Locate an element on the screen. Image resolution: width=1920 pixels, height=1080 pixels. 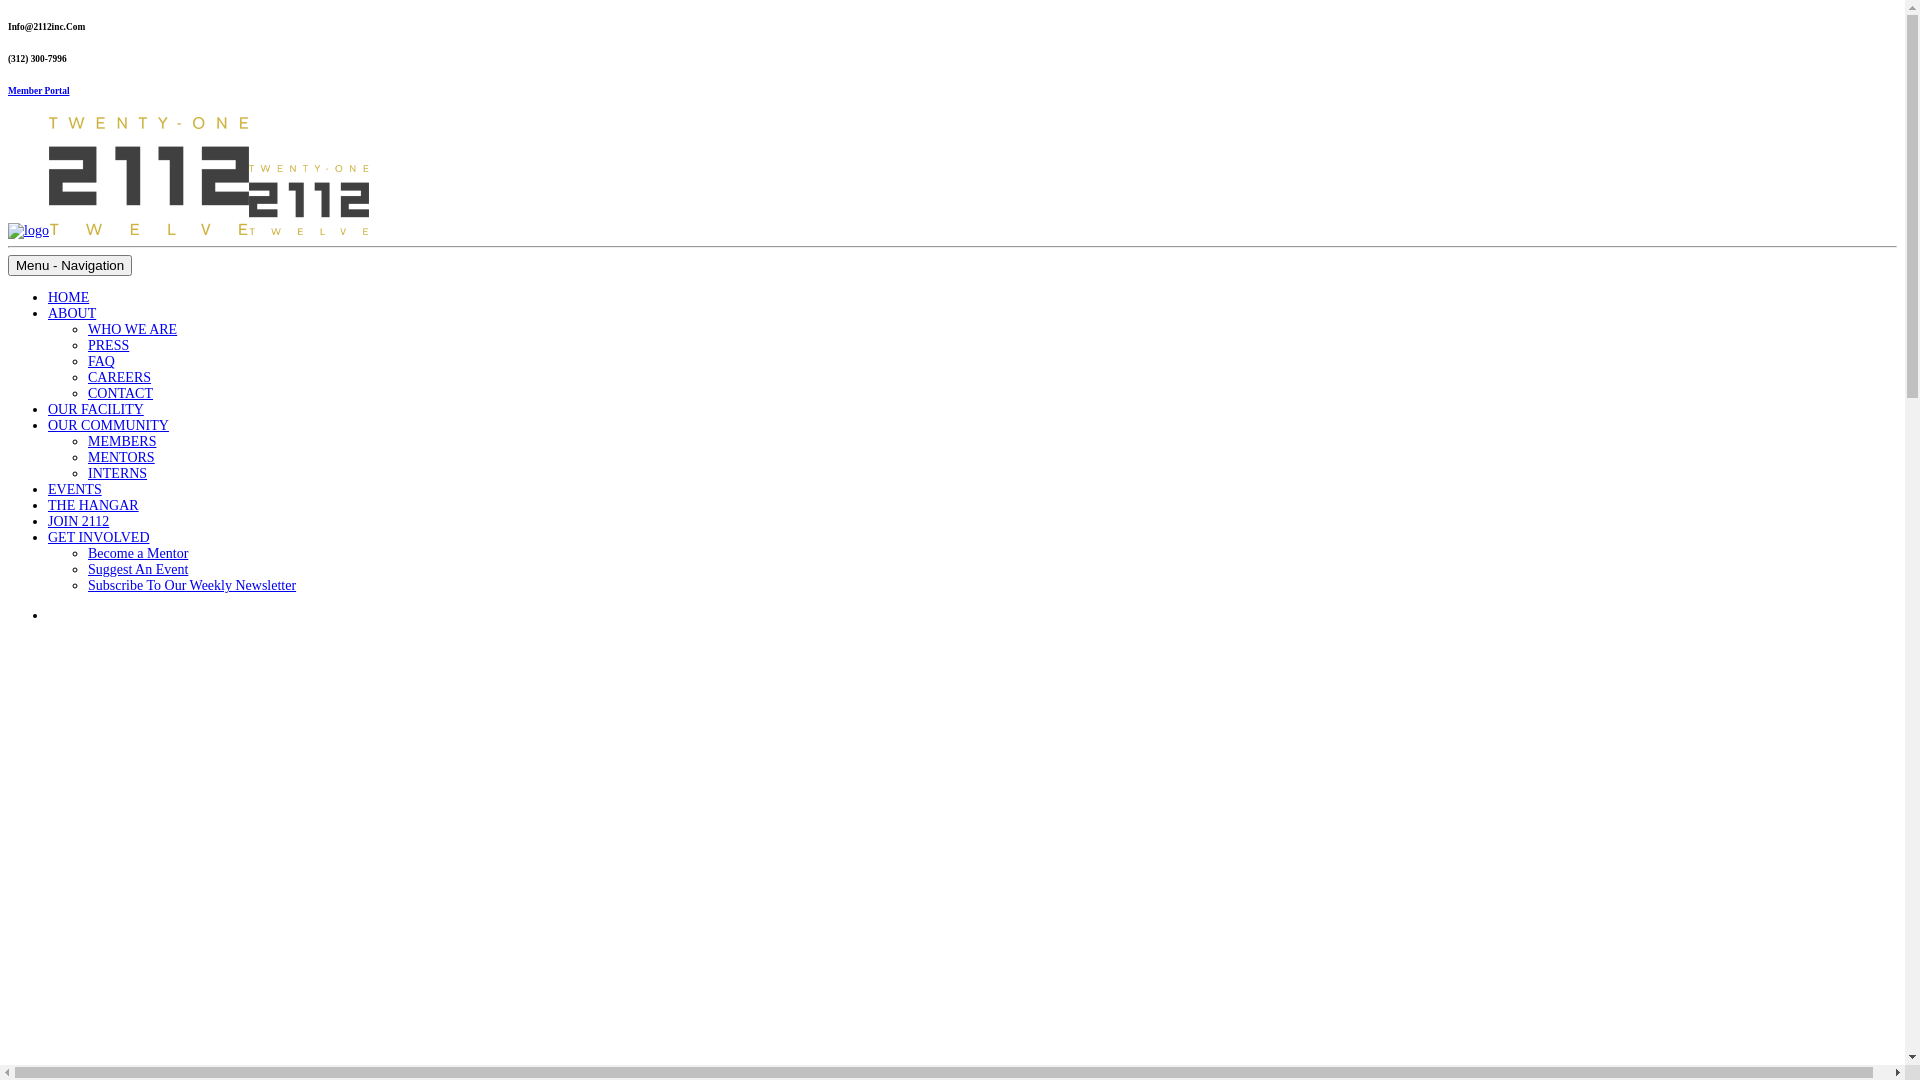
'MENTORS' is located at coordinates (120, 457).